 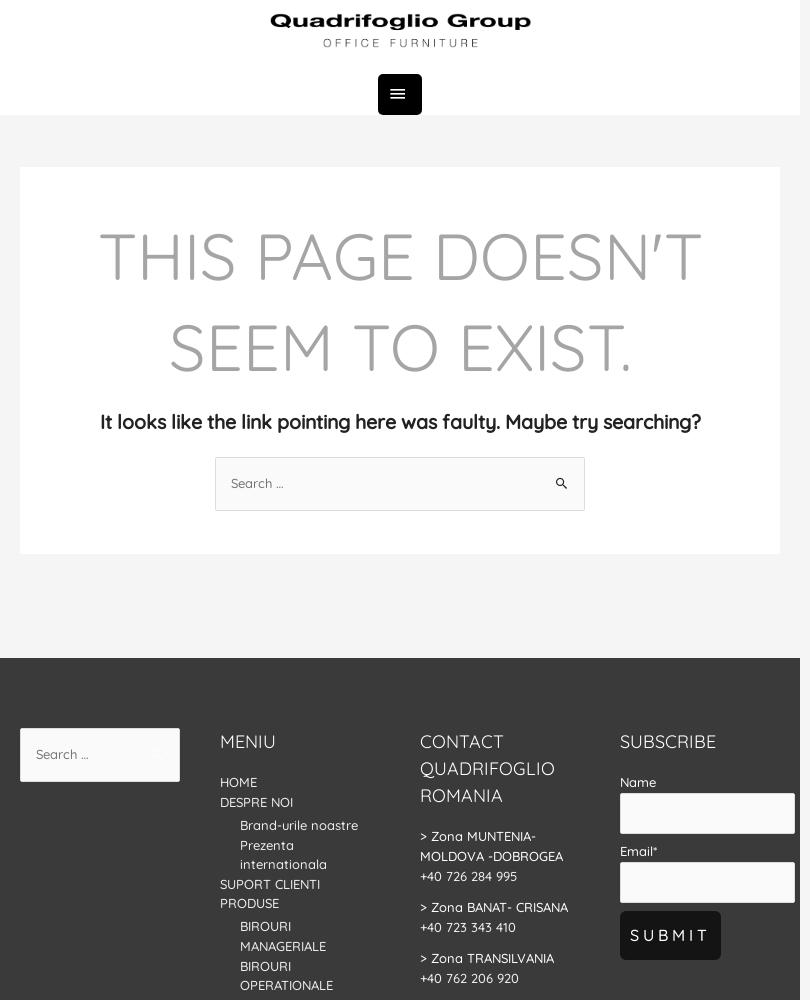 I want to click on '> Zona TRANSILVANIA', so click(x=419, y=956).